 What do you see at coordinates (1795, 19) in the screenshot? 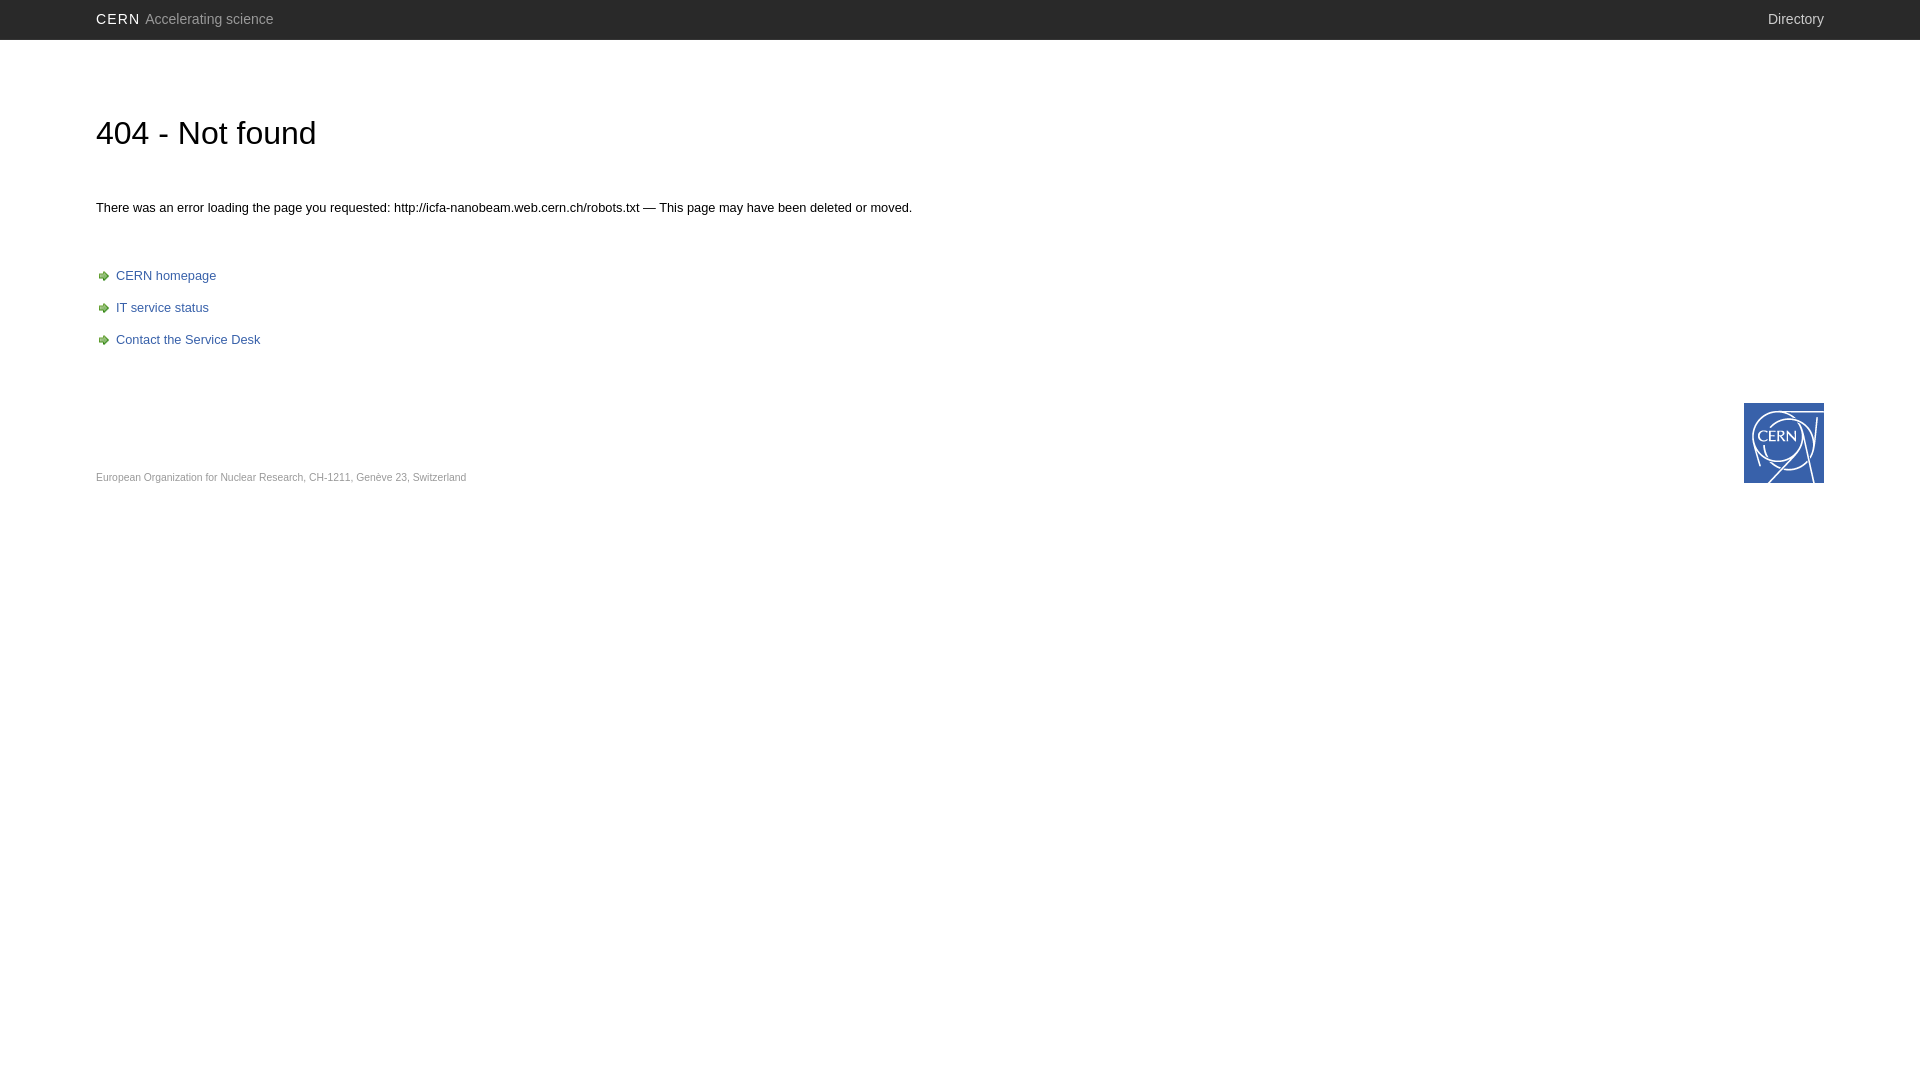
I see `'Directory'` at bounding box center [1795, 19].